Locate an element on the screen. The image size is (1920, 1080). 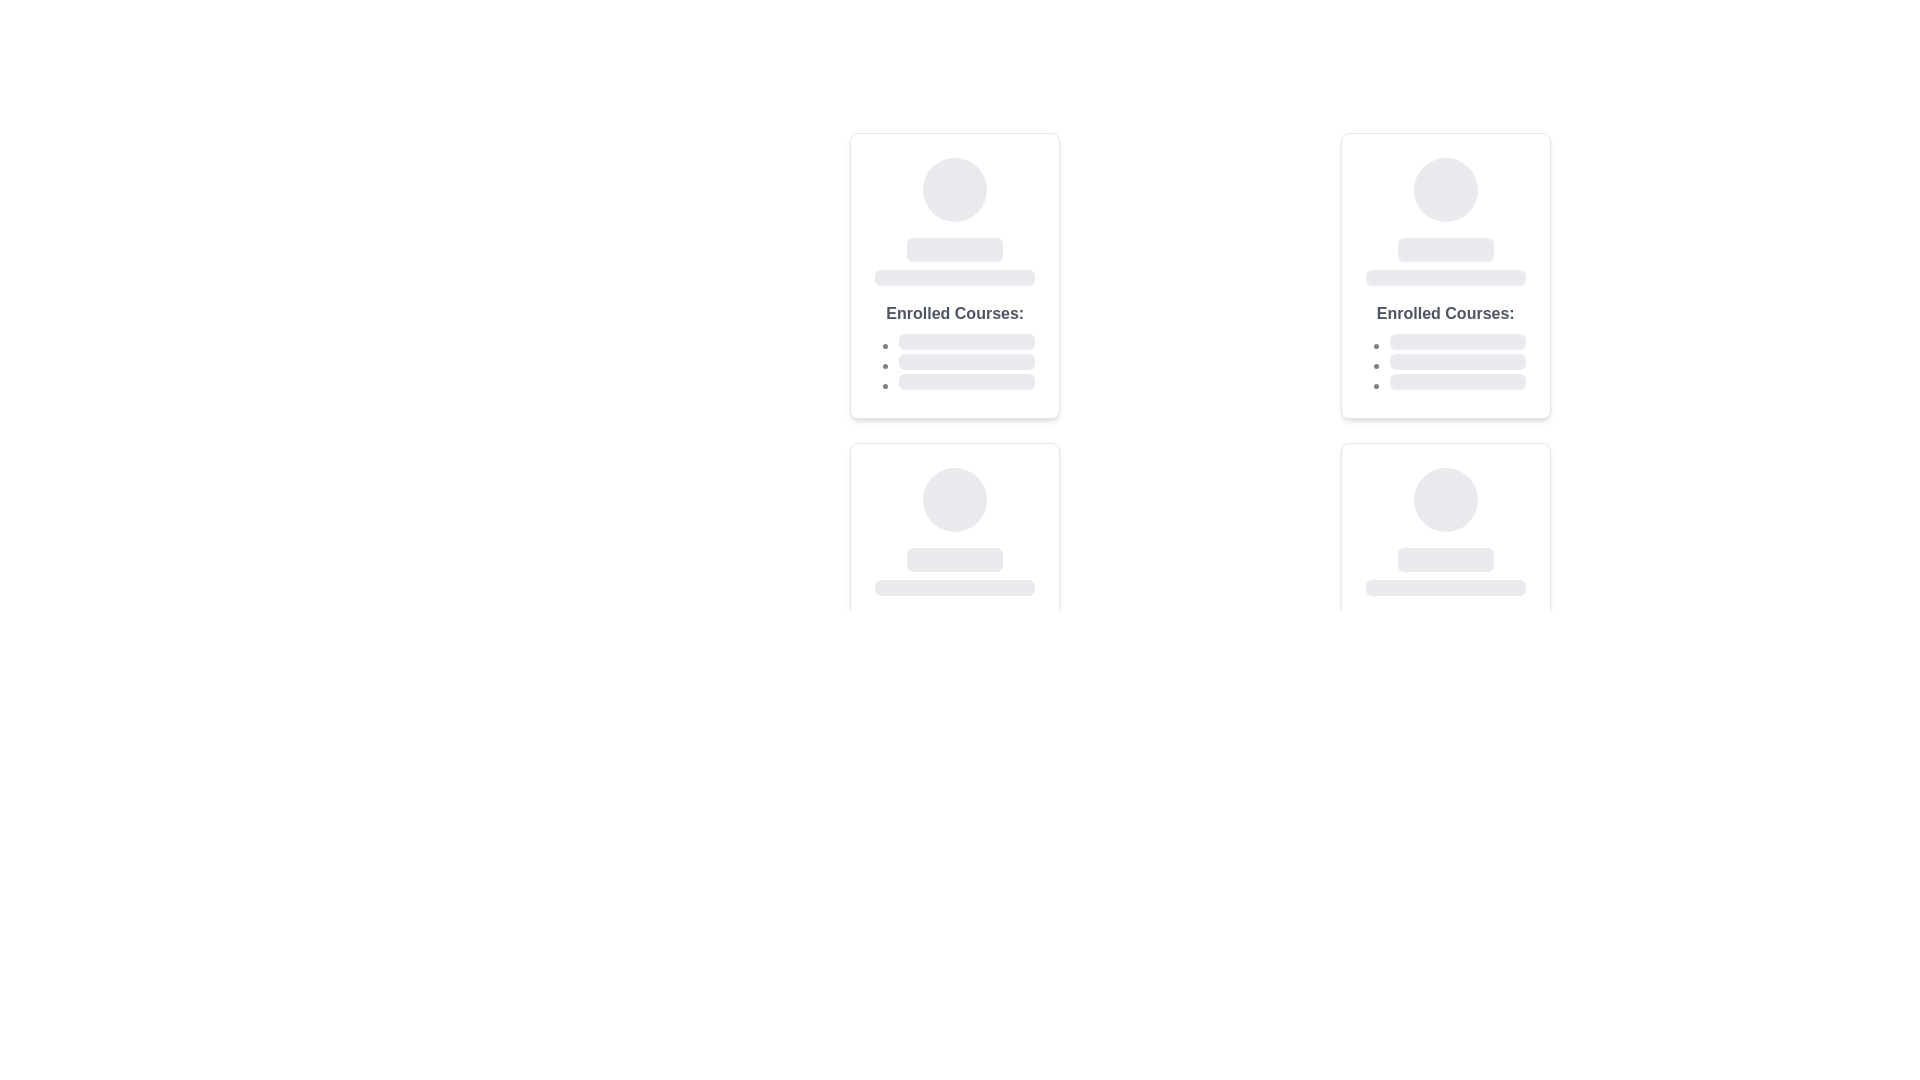
the Button Placeholder located at the bottom of the last user card in the second column from the right by clicking on it is located at coordinates (1445, 559).